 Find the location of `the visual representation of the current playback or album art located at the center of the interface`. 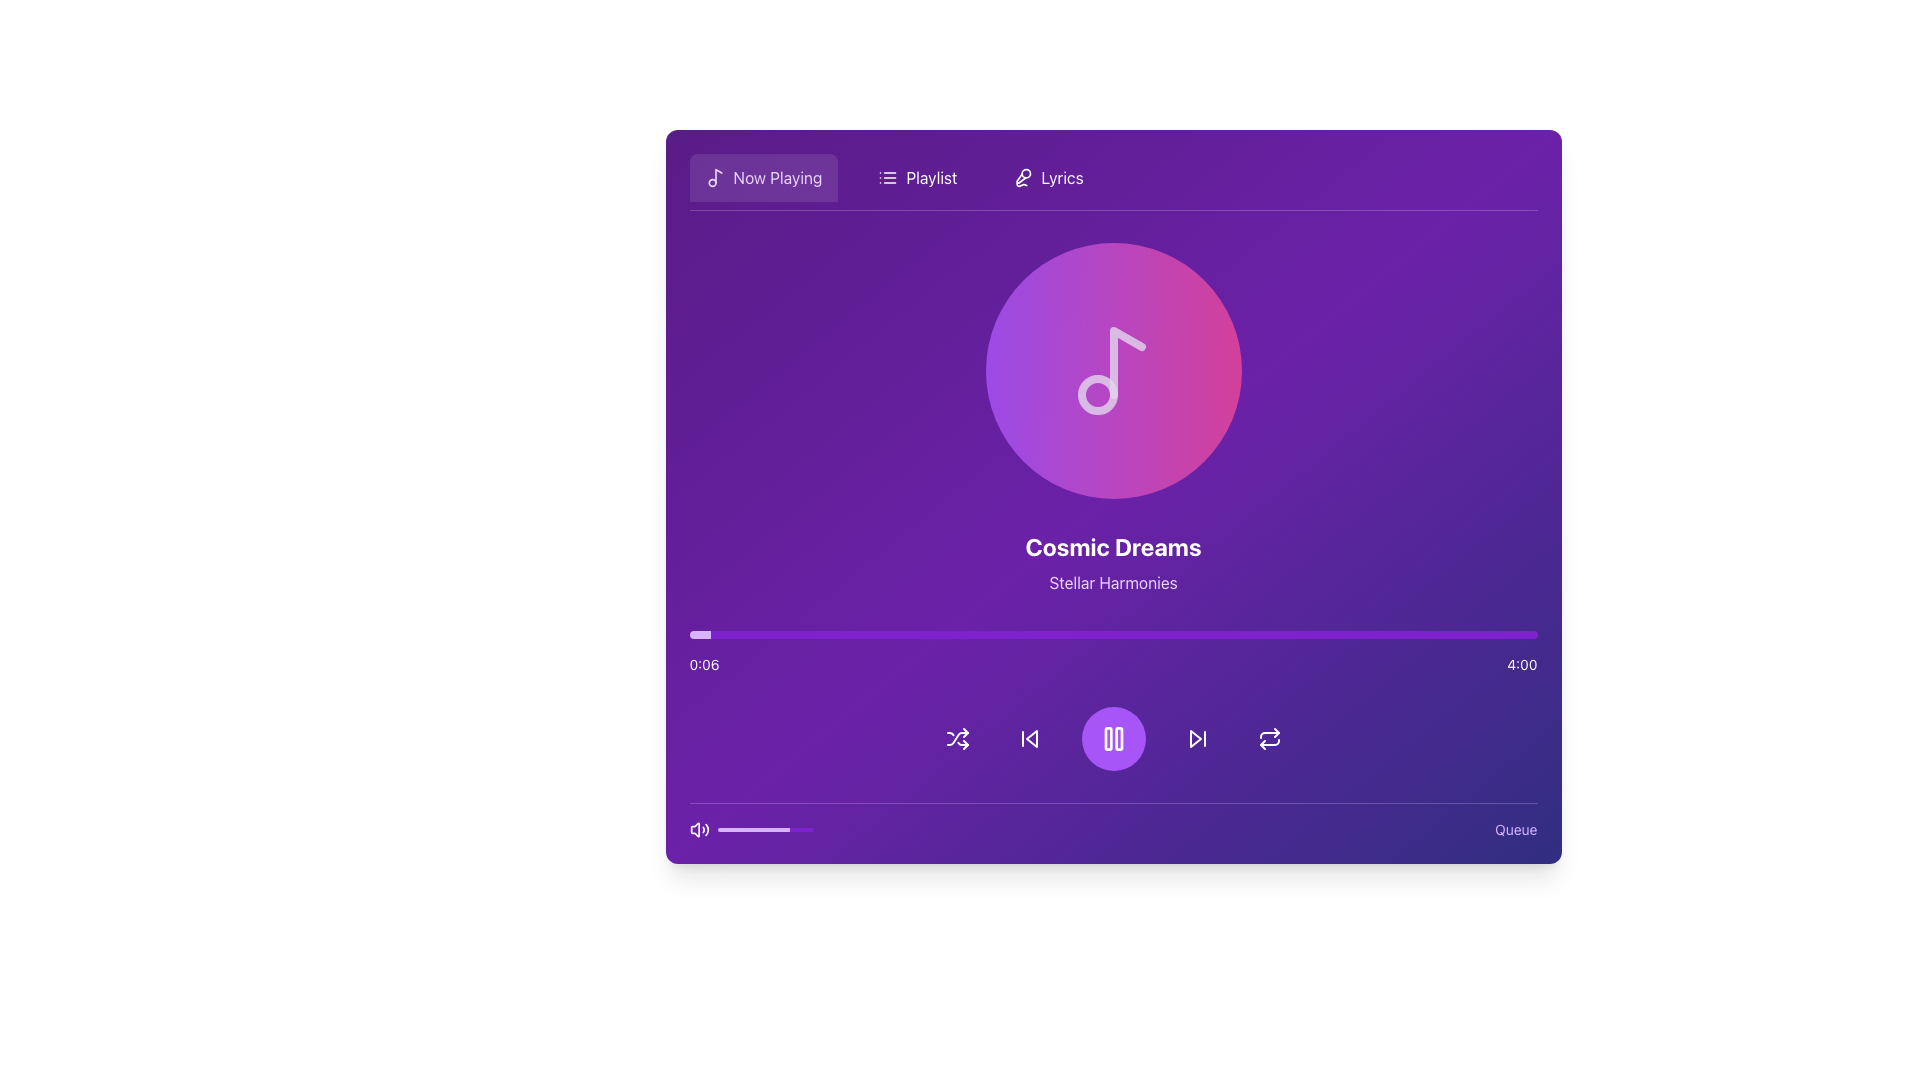

the visual representation of the current playback or album art located at the center of the interface is located at coordinates (1112, 370).